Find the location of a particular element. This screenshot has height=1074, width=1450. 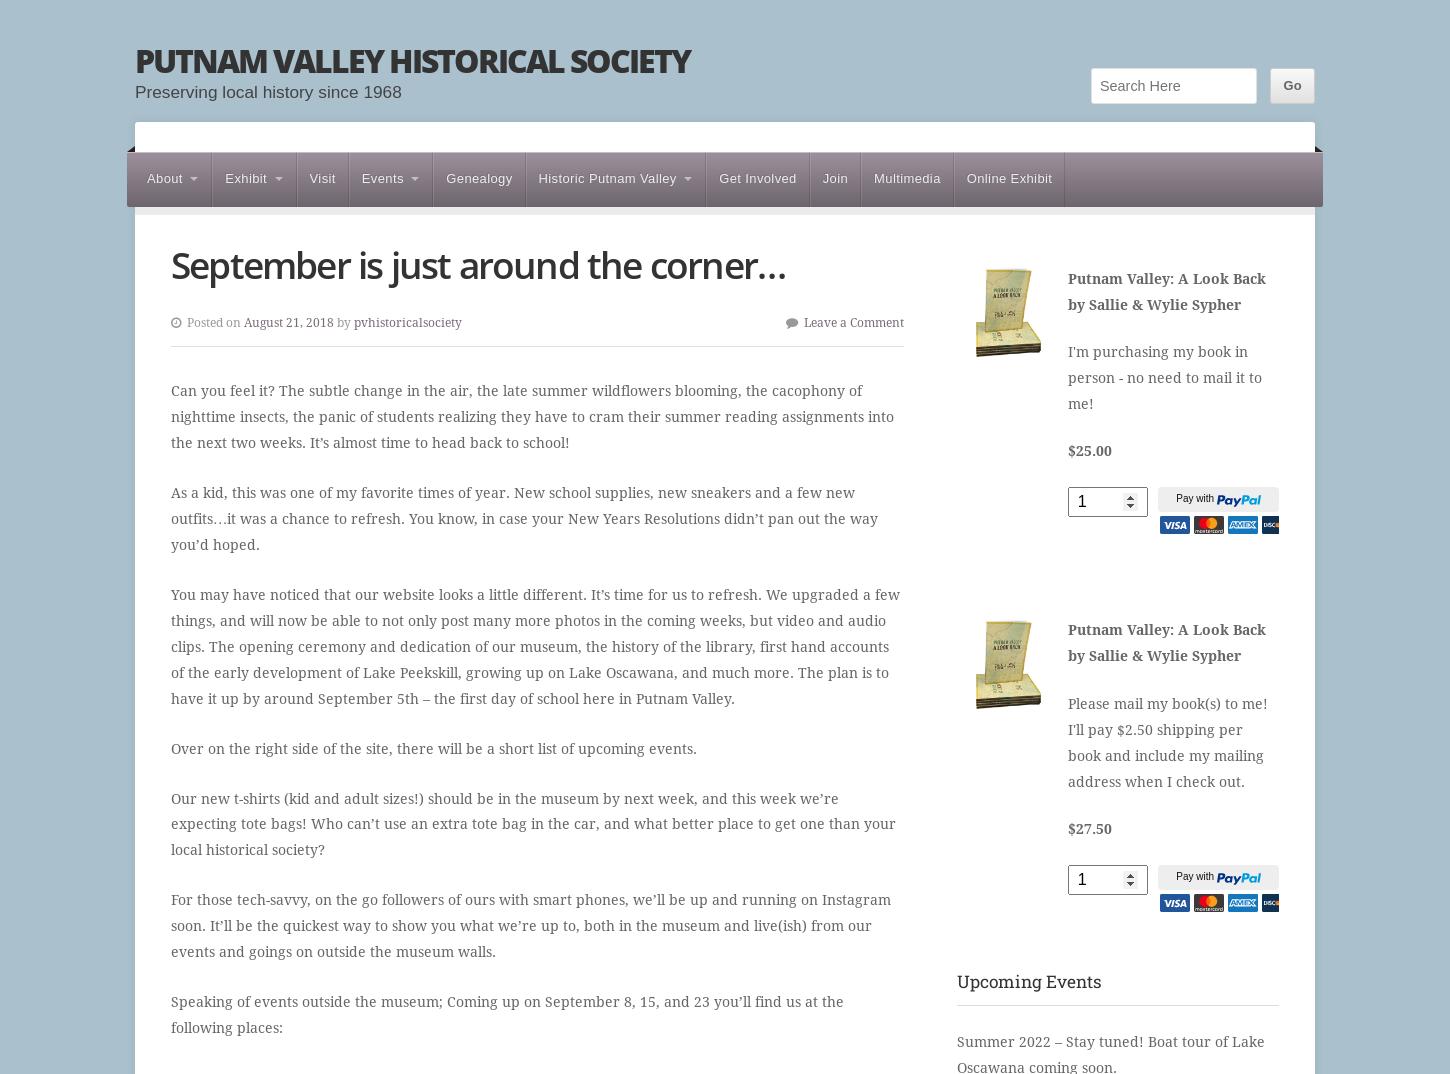

'Posted on' is located at coordinates (214, 321).